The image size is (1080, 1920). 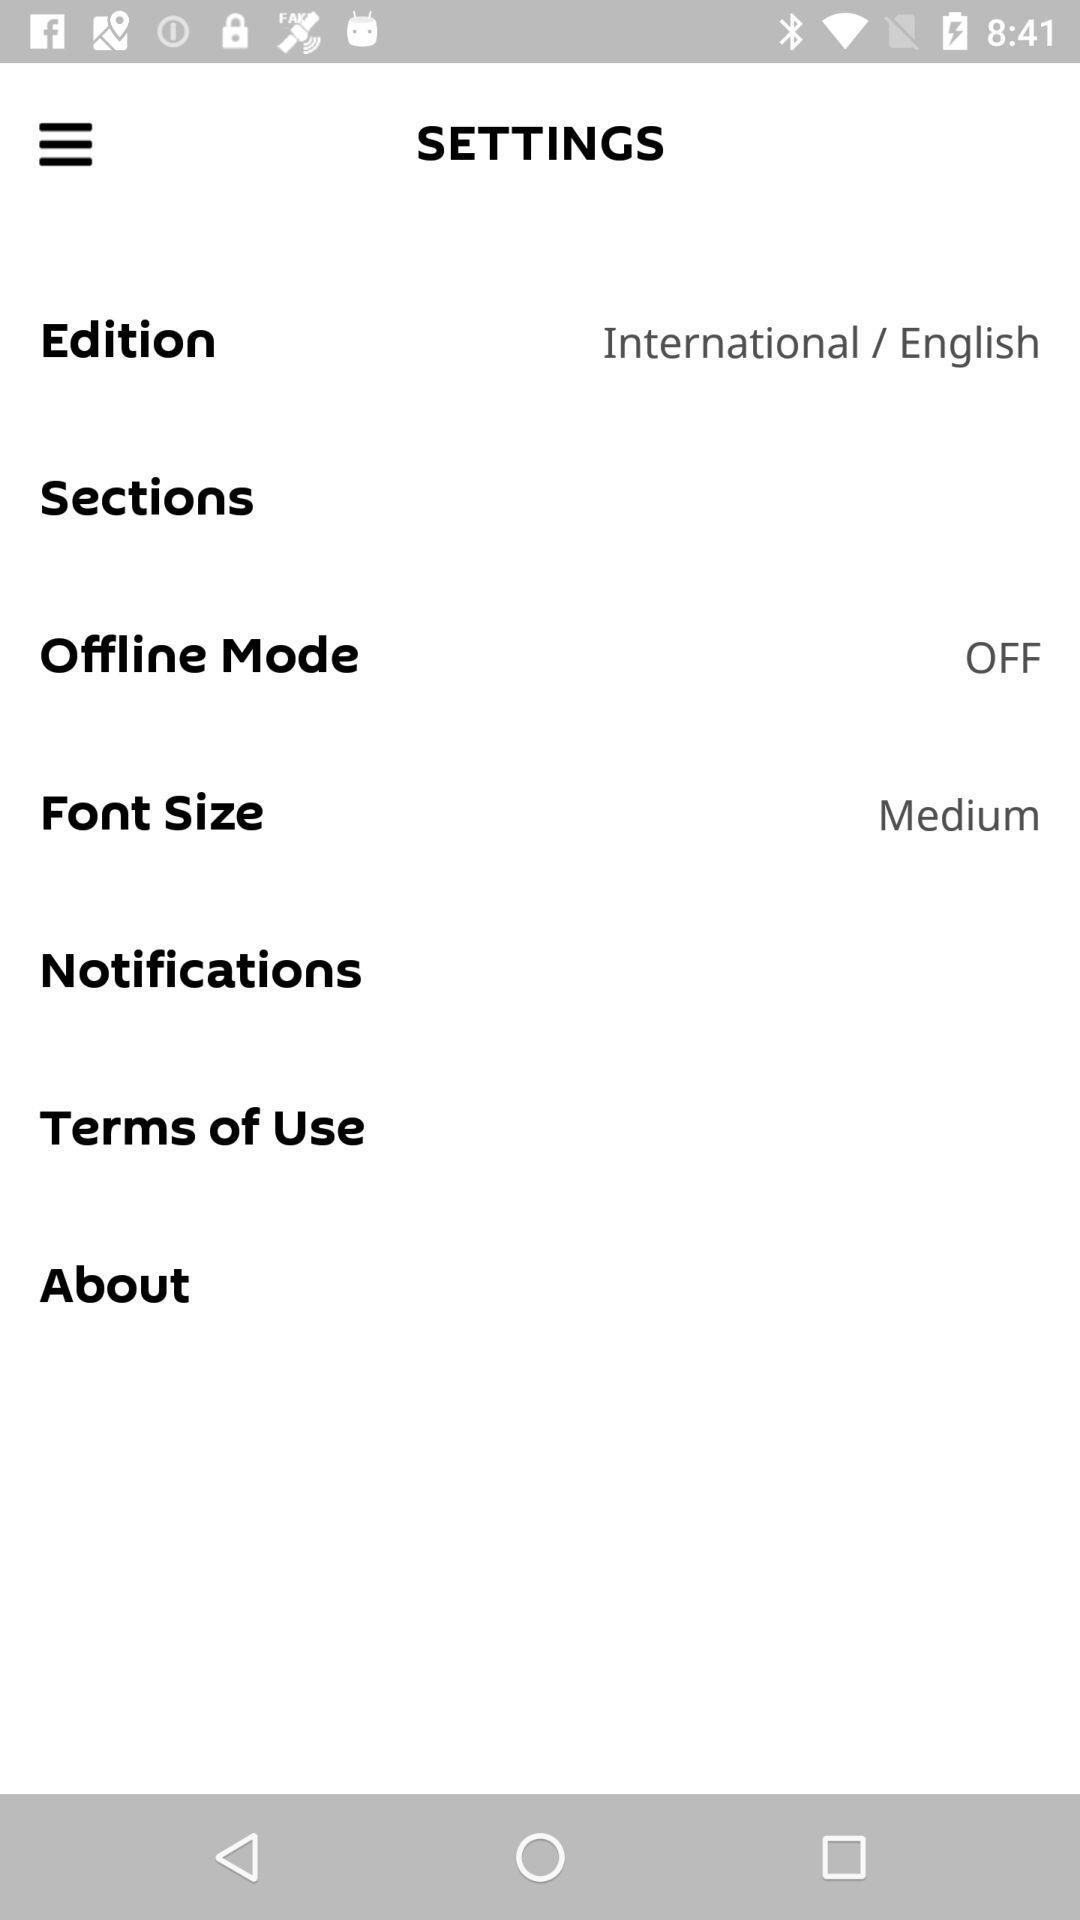 What do you see at coordinates (64, 143) in the screenshot?
I see `icon above edition` at bounding box center [64, 143].